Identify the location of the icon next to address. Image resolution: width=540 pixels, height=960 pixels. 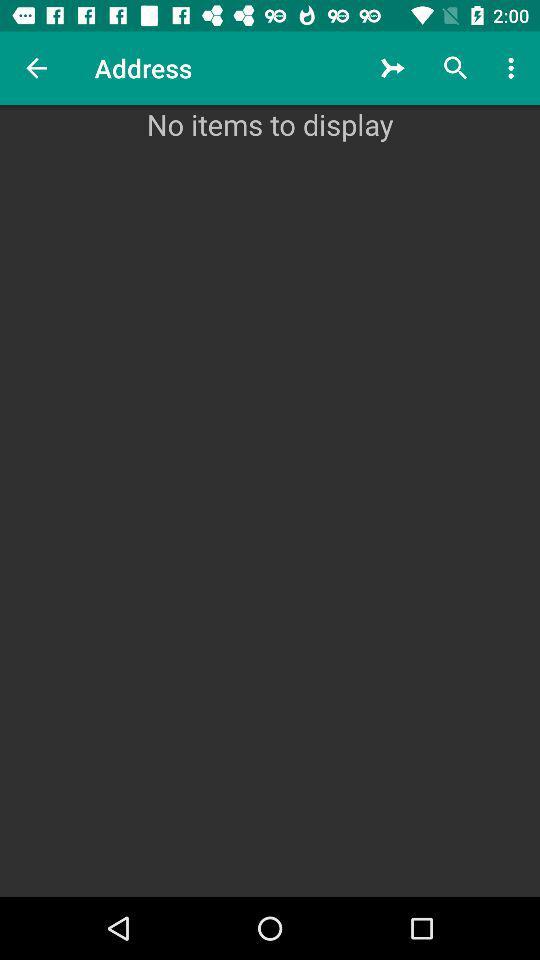
(393, 68).